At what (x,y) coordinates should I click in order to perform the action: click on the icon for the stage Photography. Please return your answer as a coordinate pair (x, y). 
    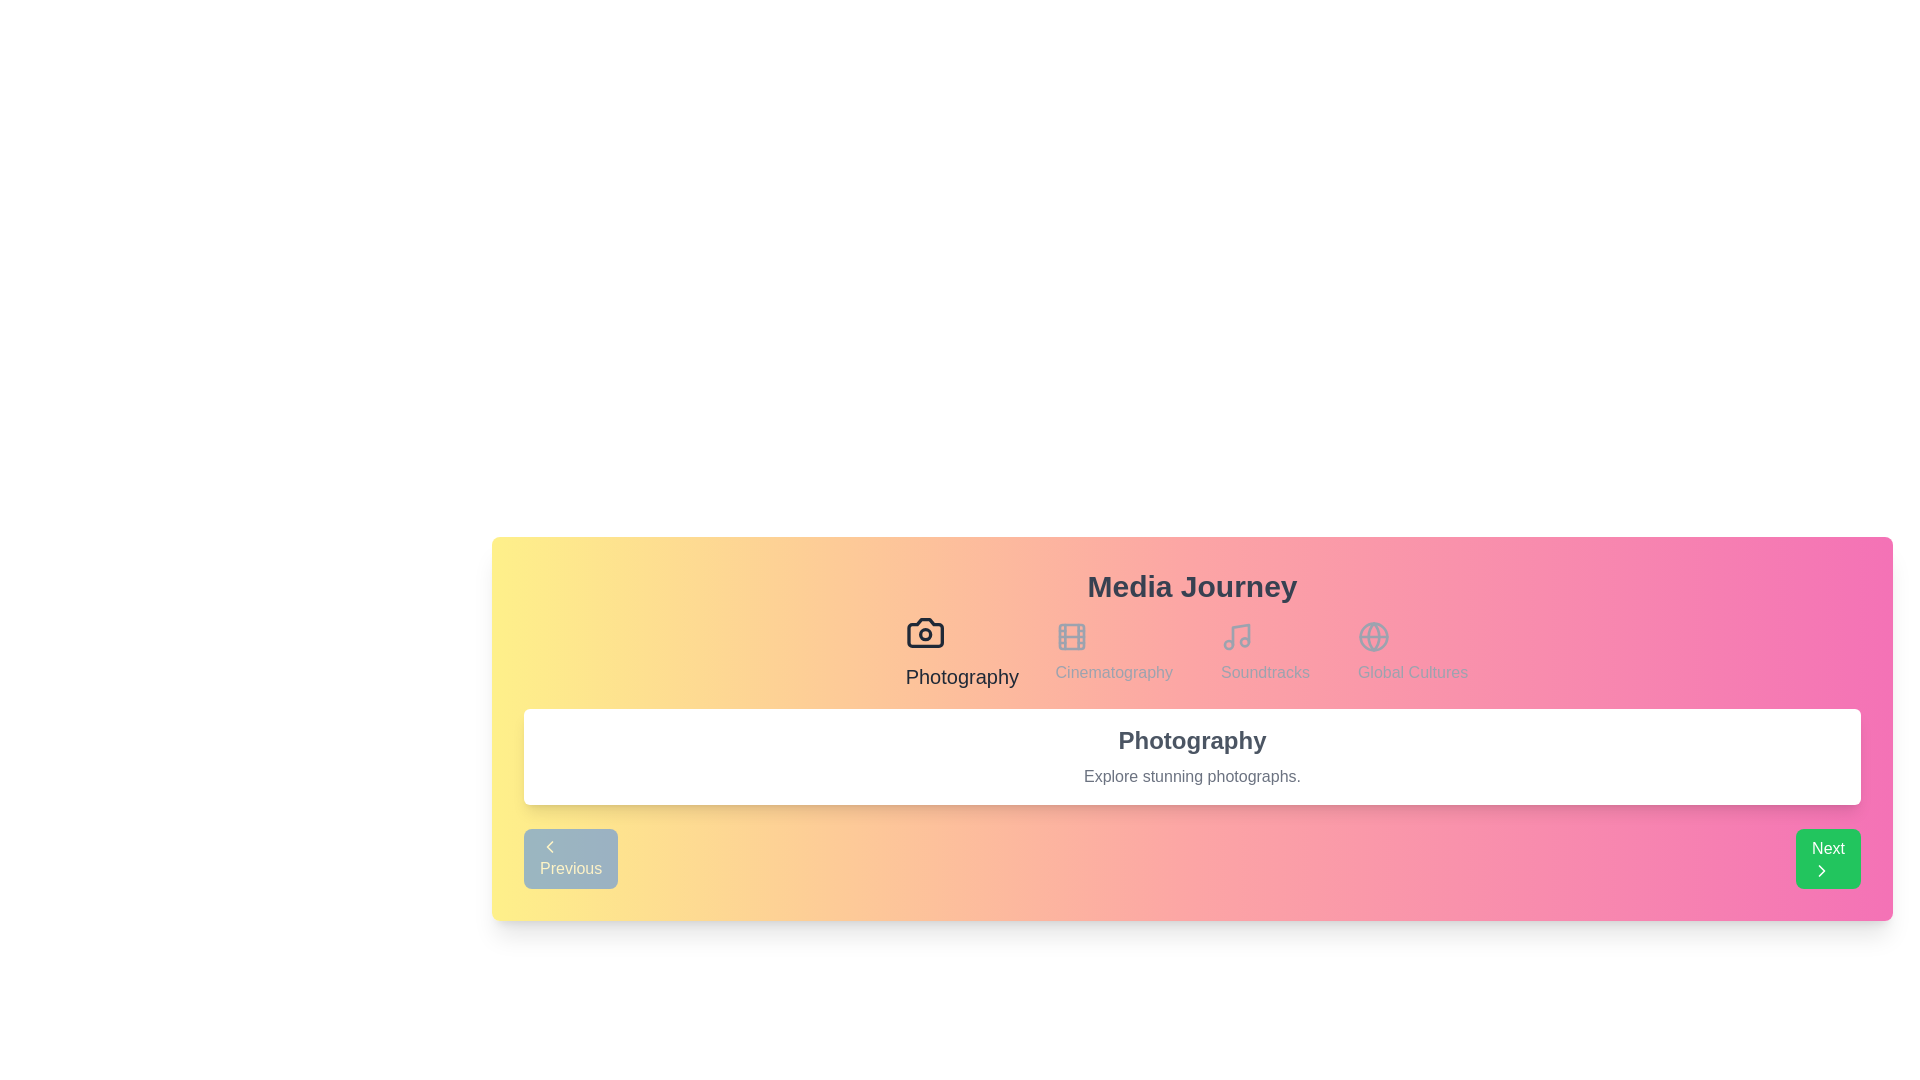
    Looking at the image, I should click on (961, 652).